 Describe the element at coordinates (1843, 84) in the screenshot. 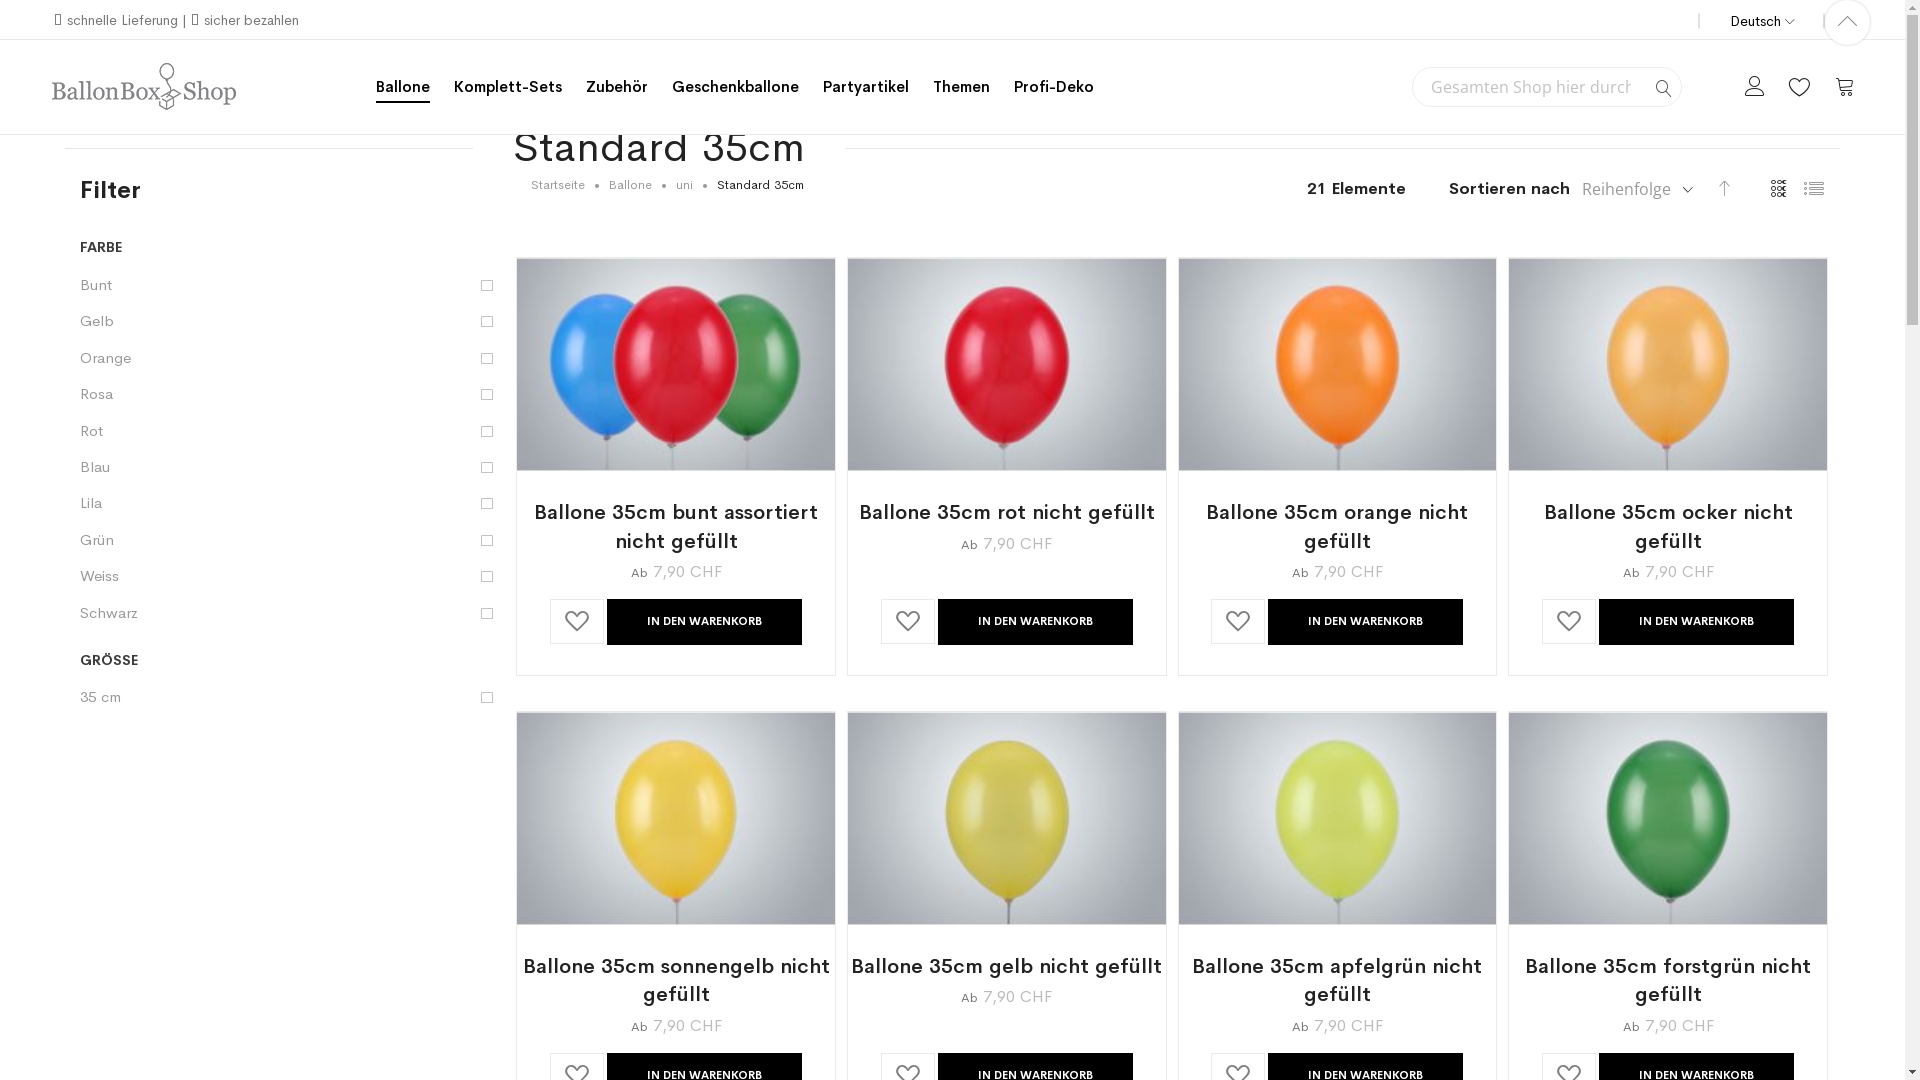

I see `'Mein Warenkorb'` at that location.